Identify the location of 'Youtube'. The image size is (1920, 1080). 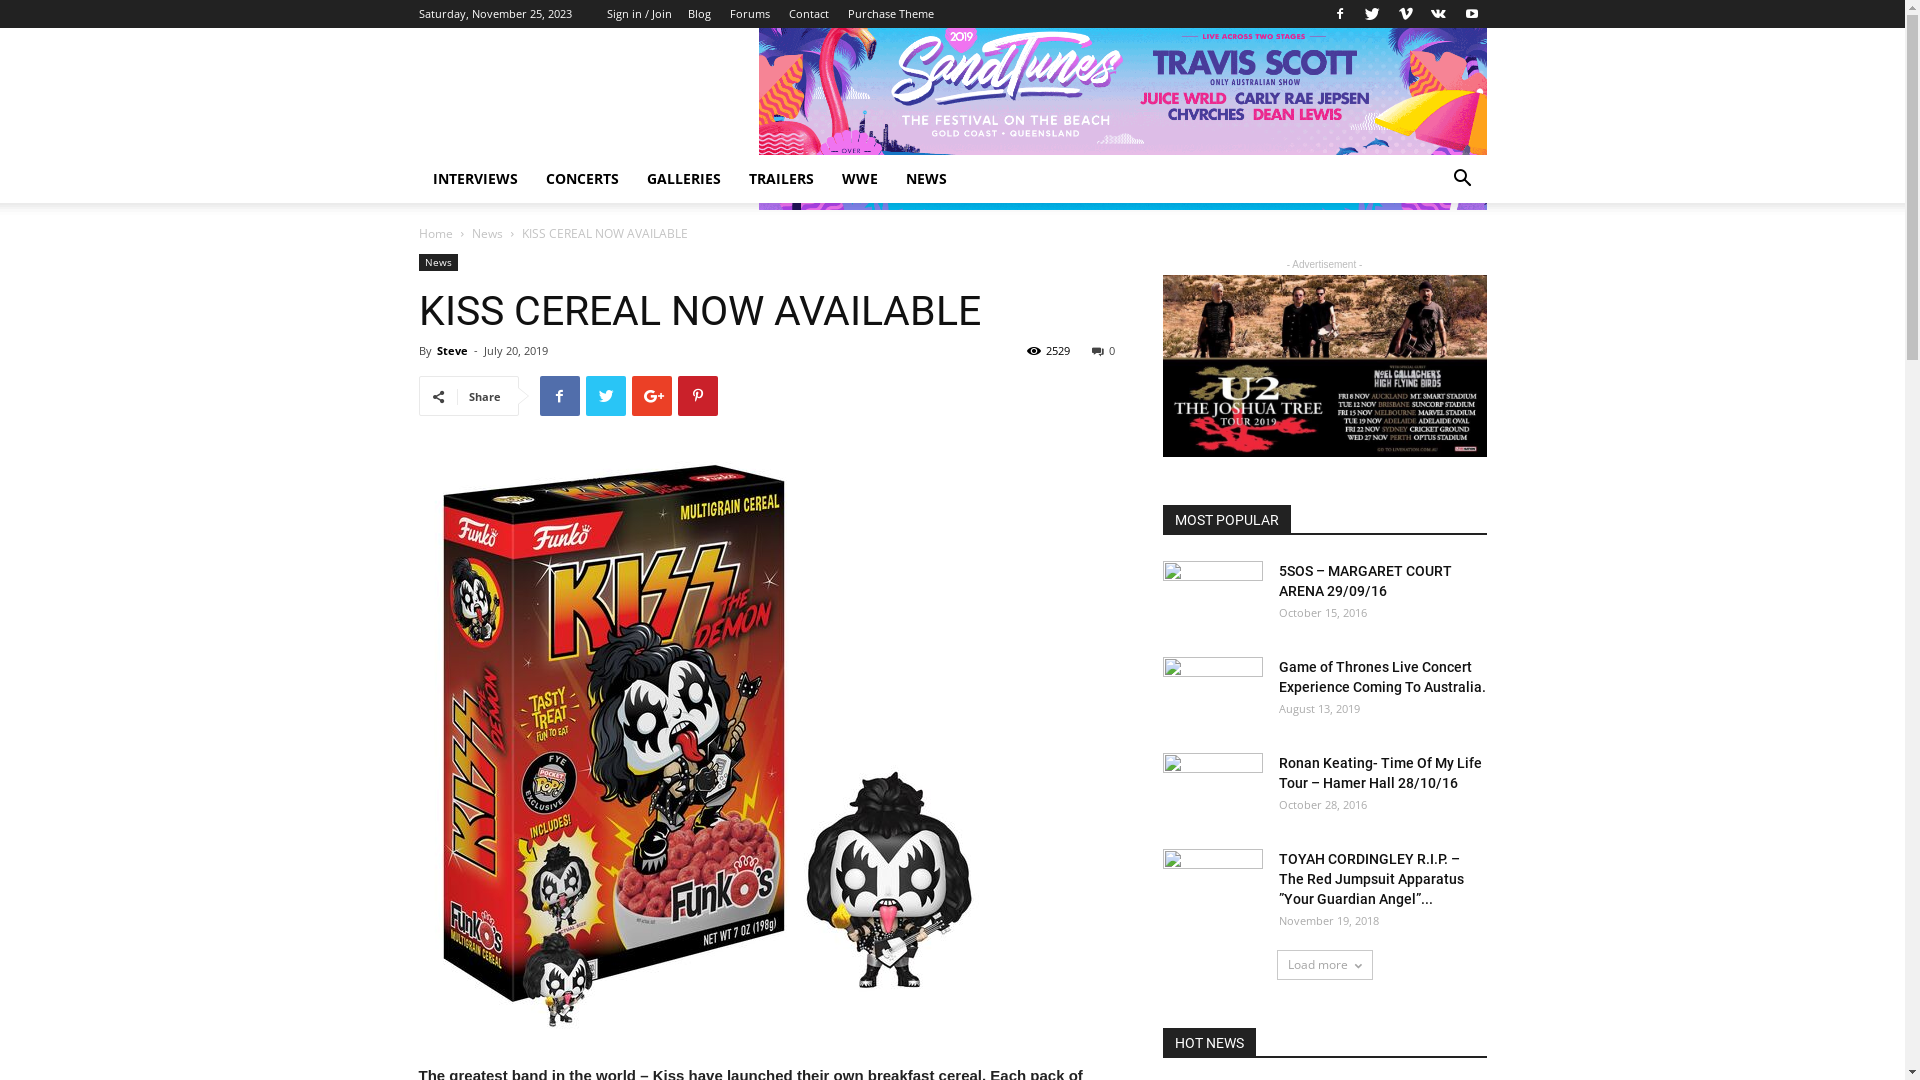
(1470, 14).